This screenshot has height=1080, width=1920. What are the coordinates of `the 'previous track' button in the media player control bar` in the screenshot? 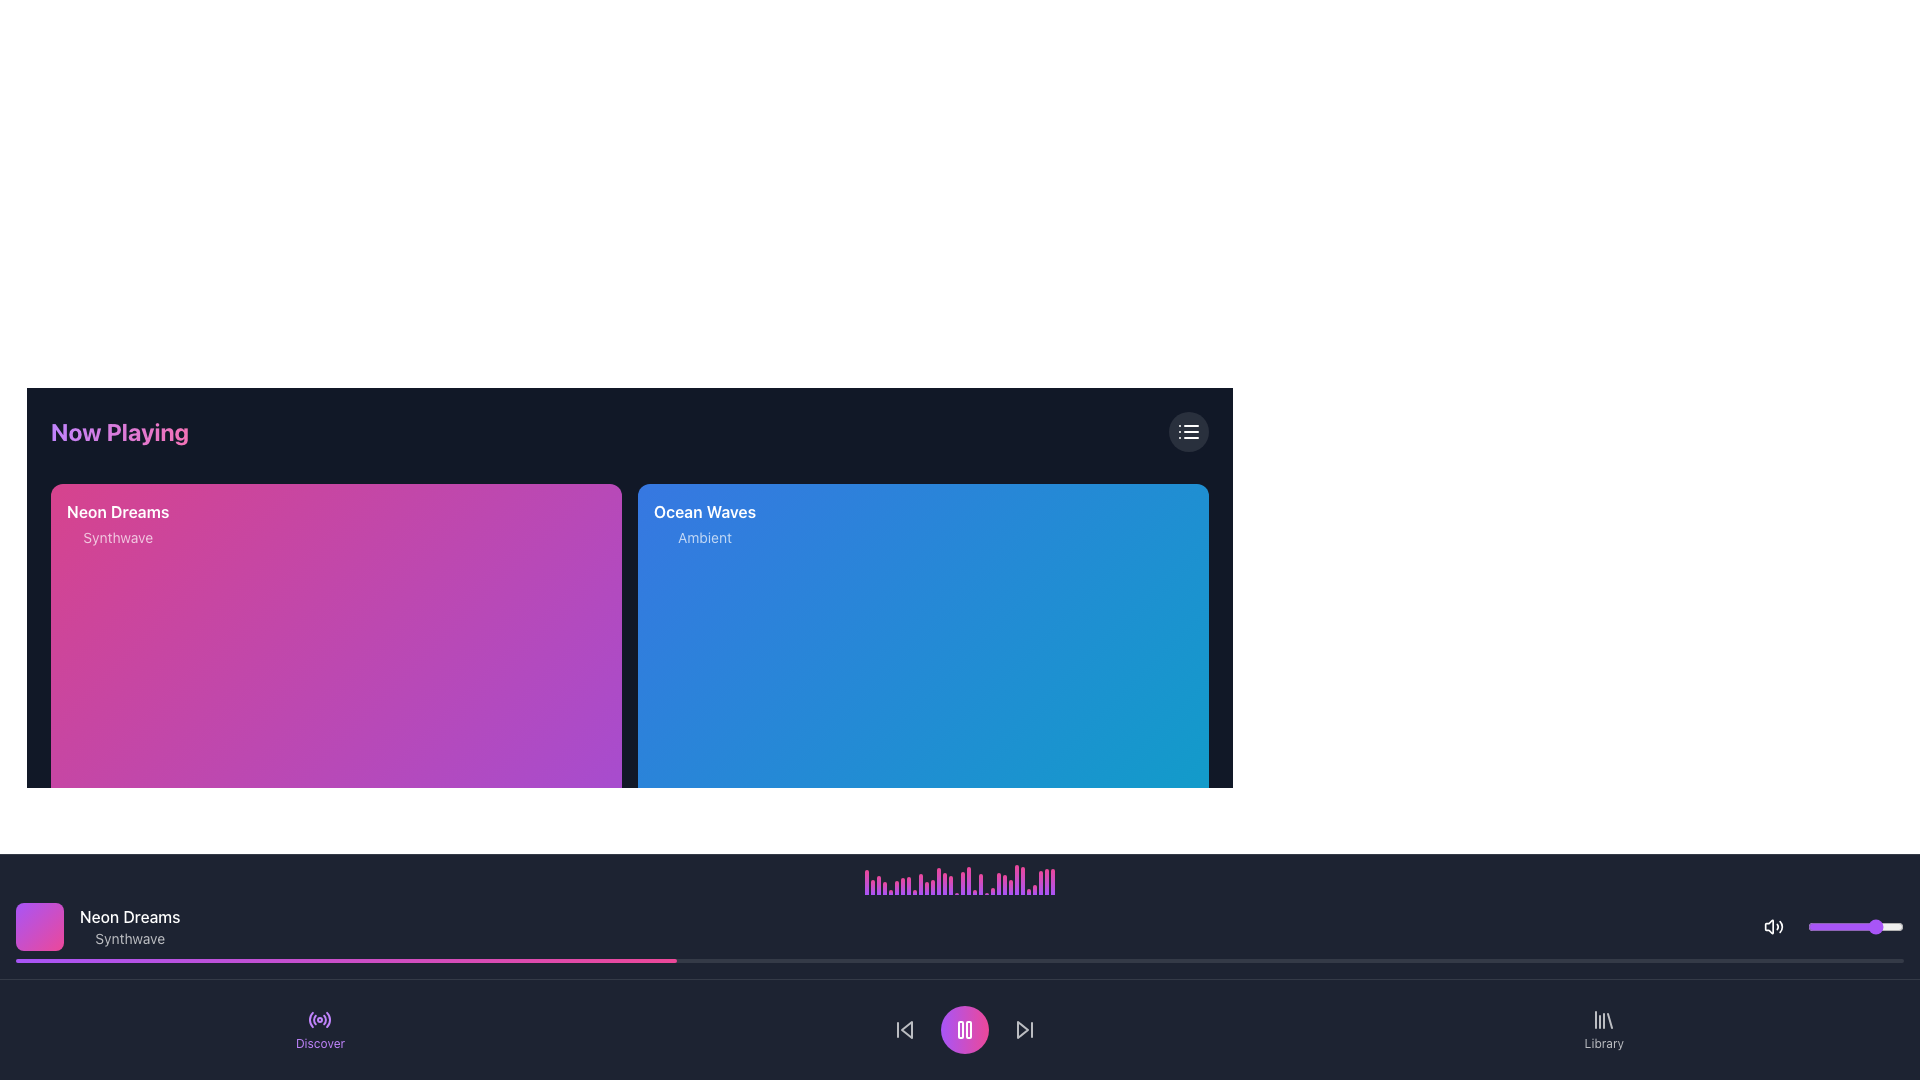 It's located at (905, 1029).